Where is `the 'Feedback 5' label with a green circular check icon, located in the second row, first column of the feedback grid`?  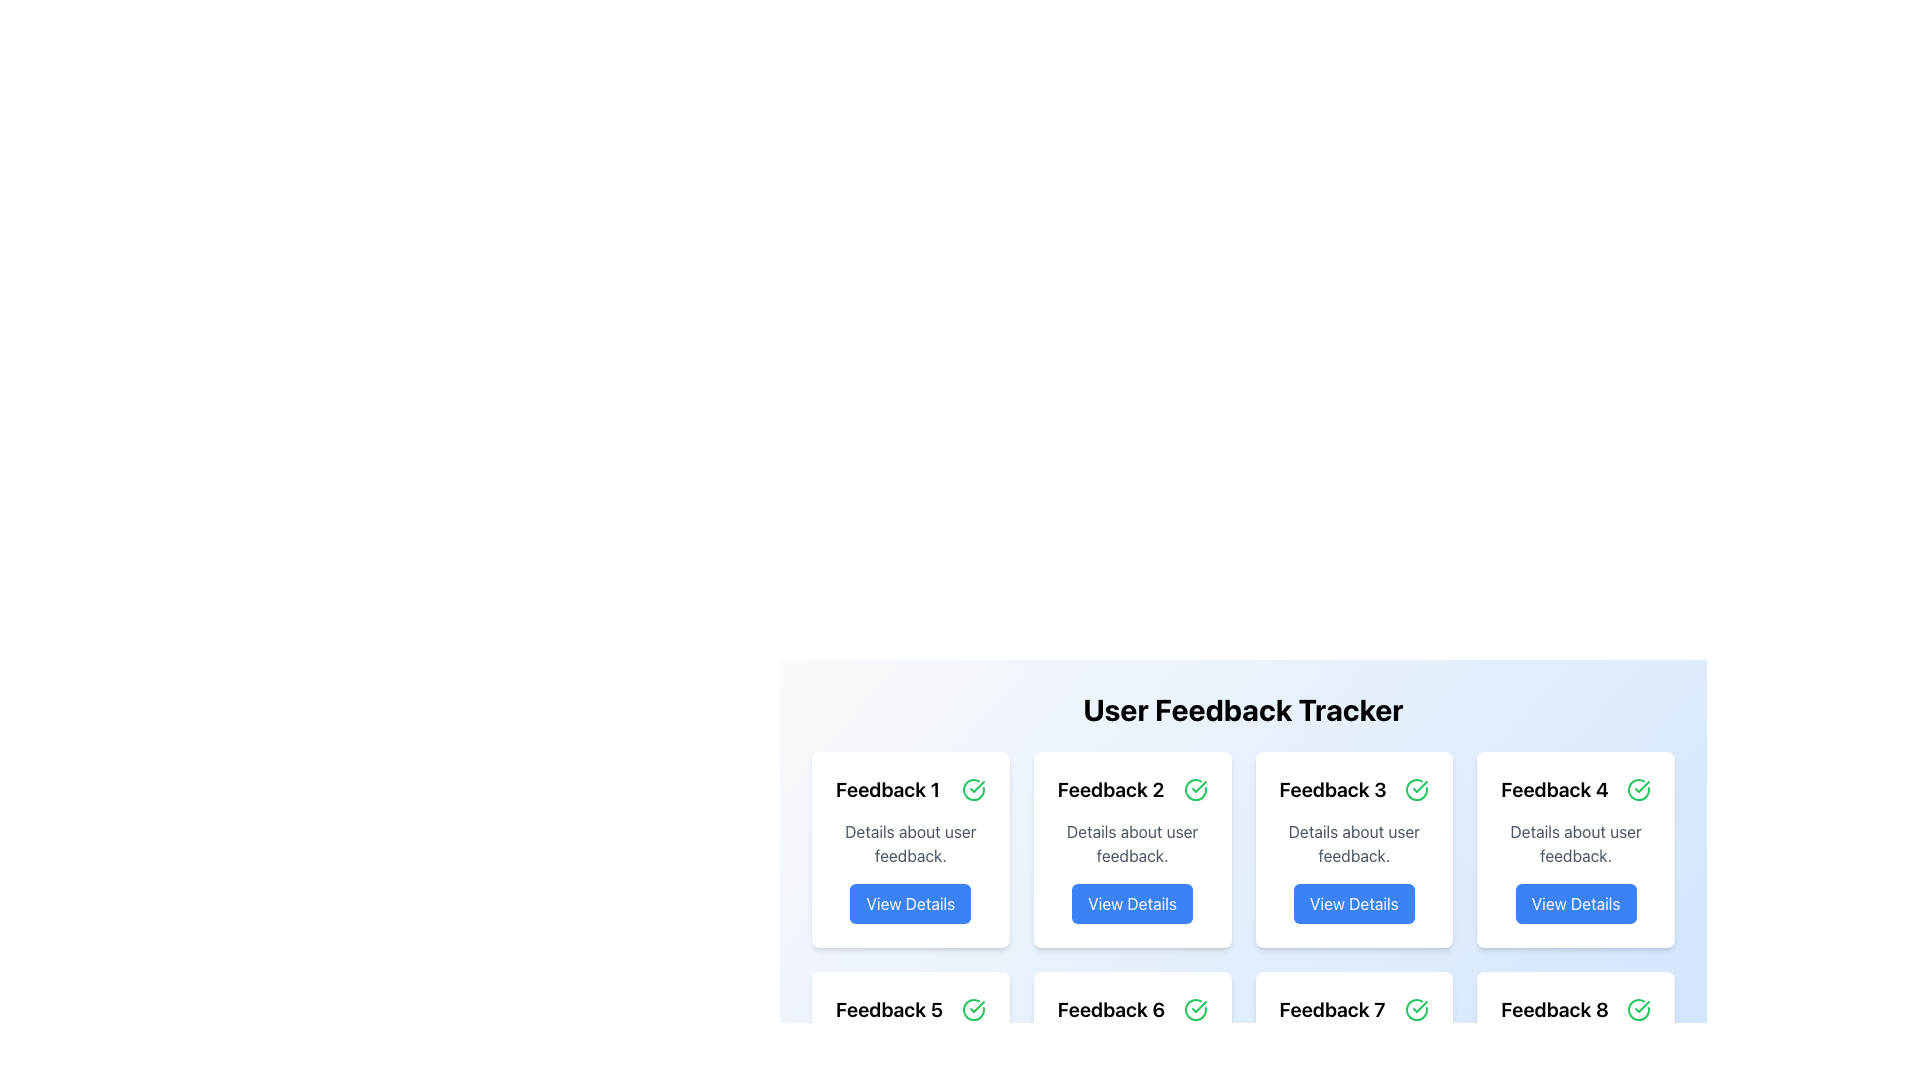 the 'Feedback 5' label with a green circular check icon, located in the second row, first column of the feedback grid is located at coordinates (909, 1010).